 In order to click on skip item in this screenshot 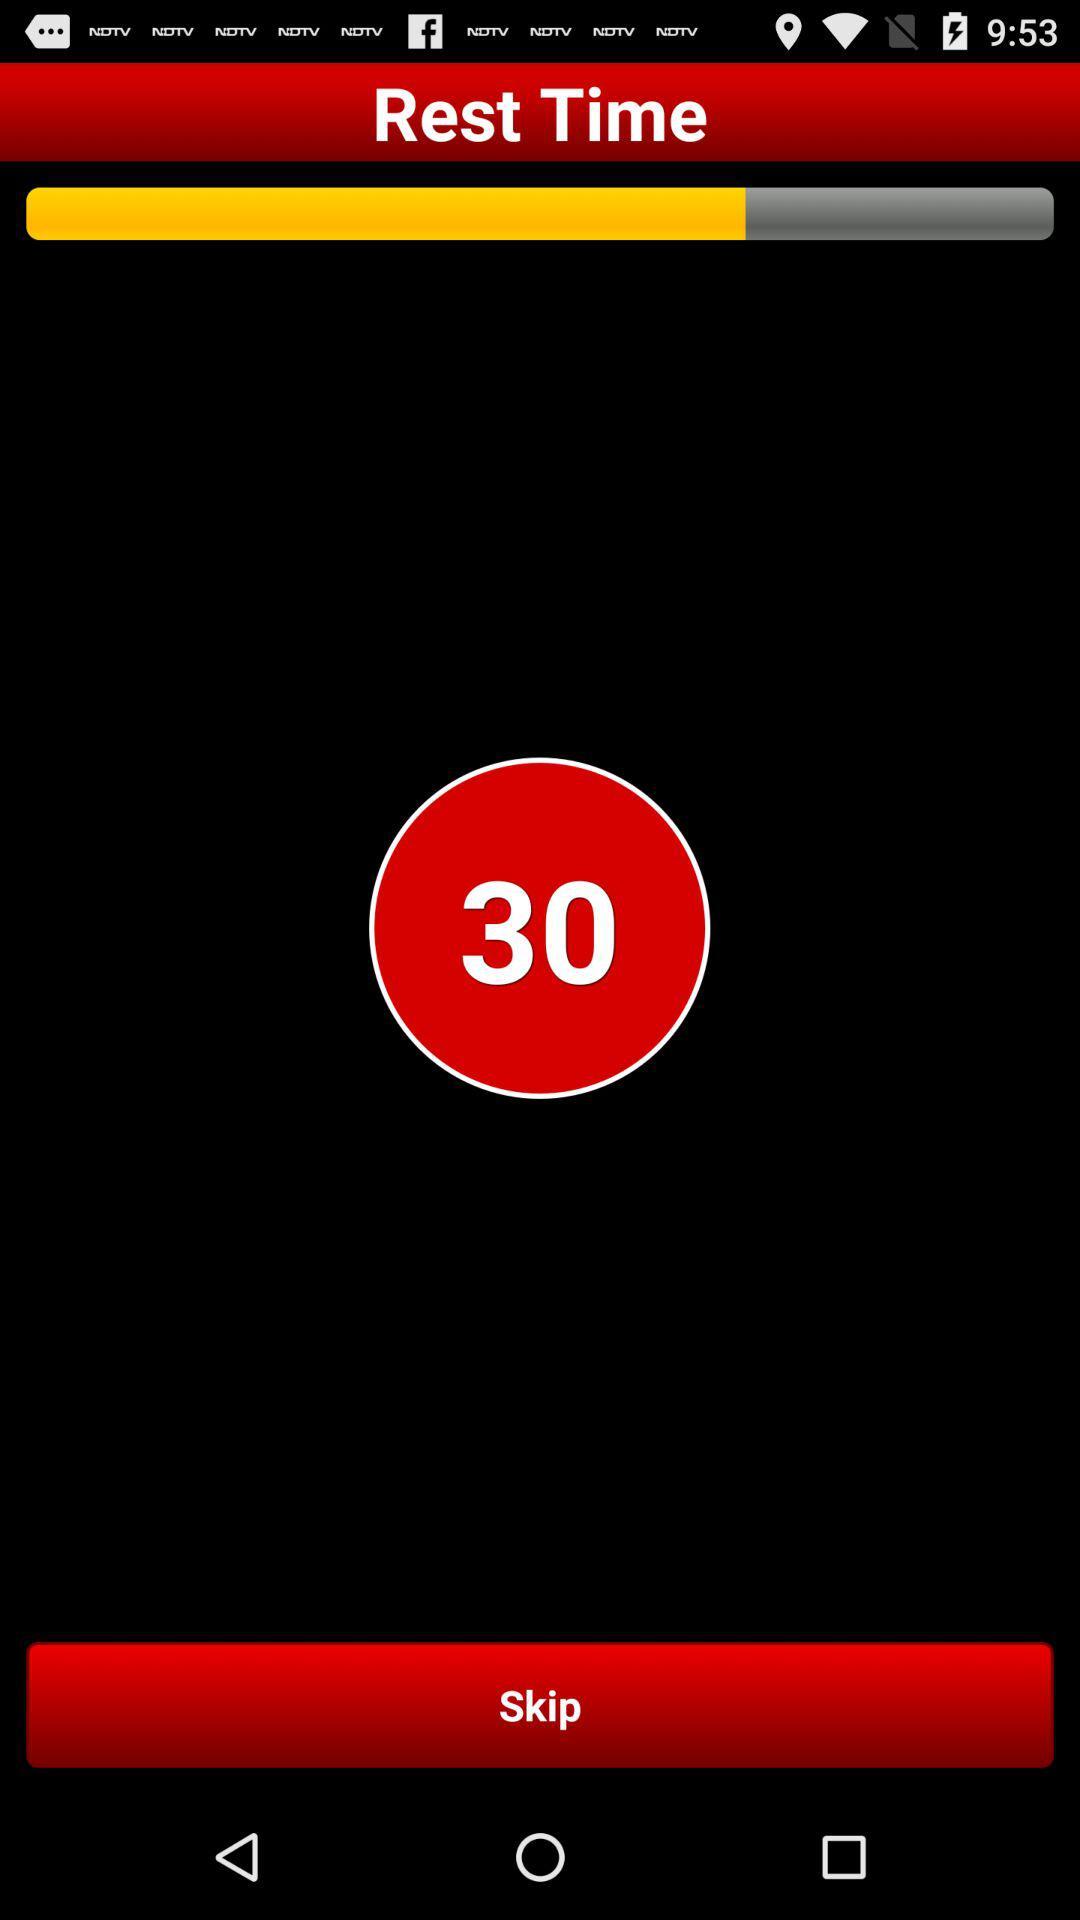, I will do `click(540, 1703)`.